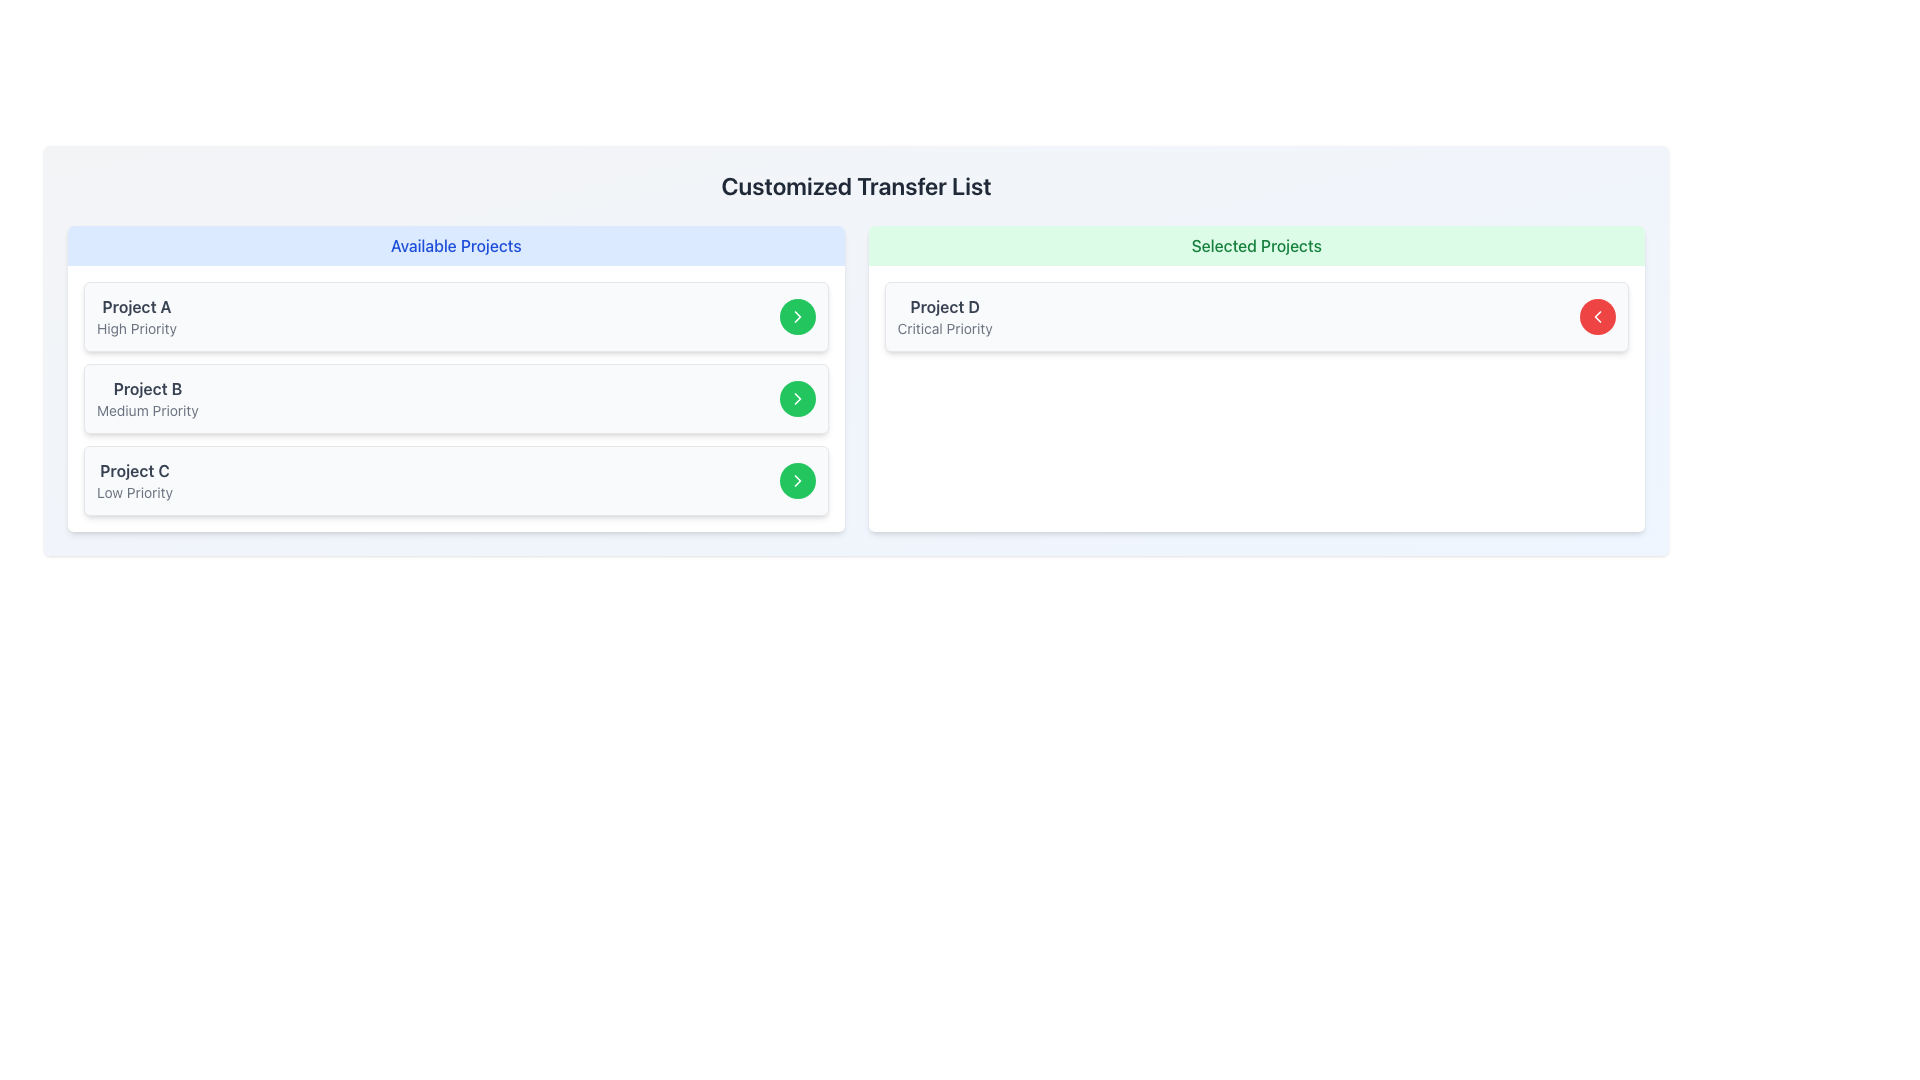 Image resolution: width=1920 pixels, height=1080 pixels. What do you see at coordinates (1597, 315) in the screenshot?
I see `the button used to remove 'Project D' from the 'Selected Projects' list` at bounding box center [1597, 315].